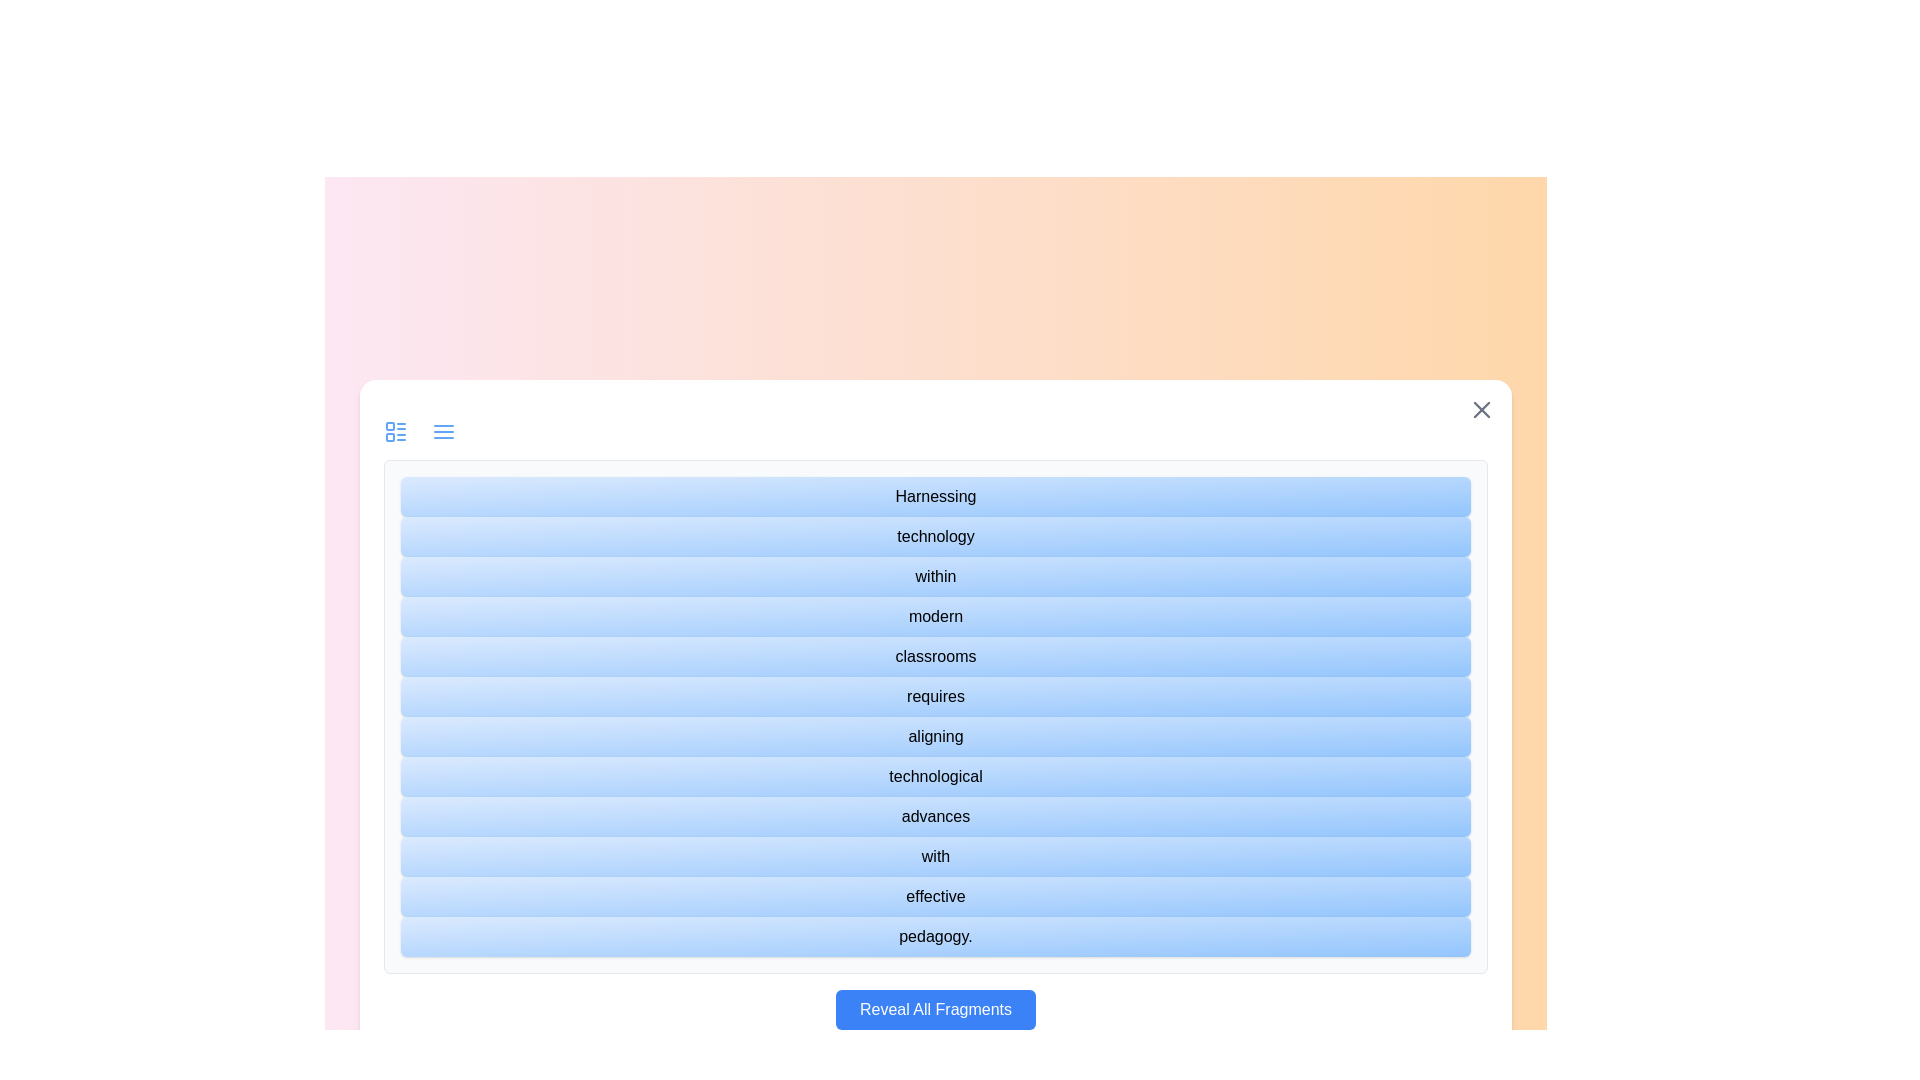 This screenshot has height=1080, width=1920. Describe the element at coordinates (935, 1010) in the screenshot. I see `the 'Reveal All Fragments' button` at that location.